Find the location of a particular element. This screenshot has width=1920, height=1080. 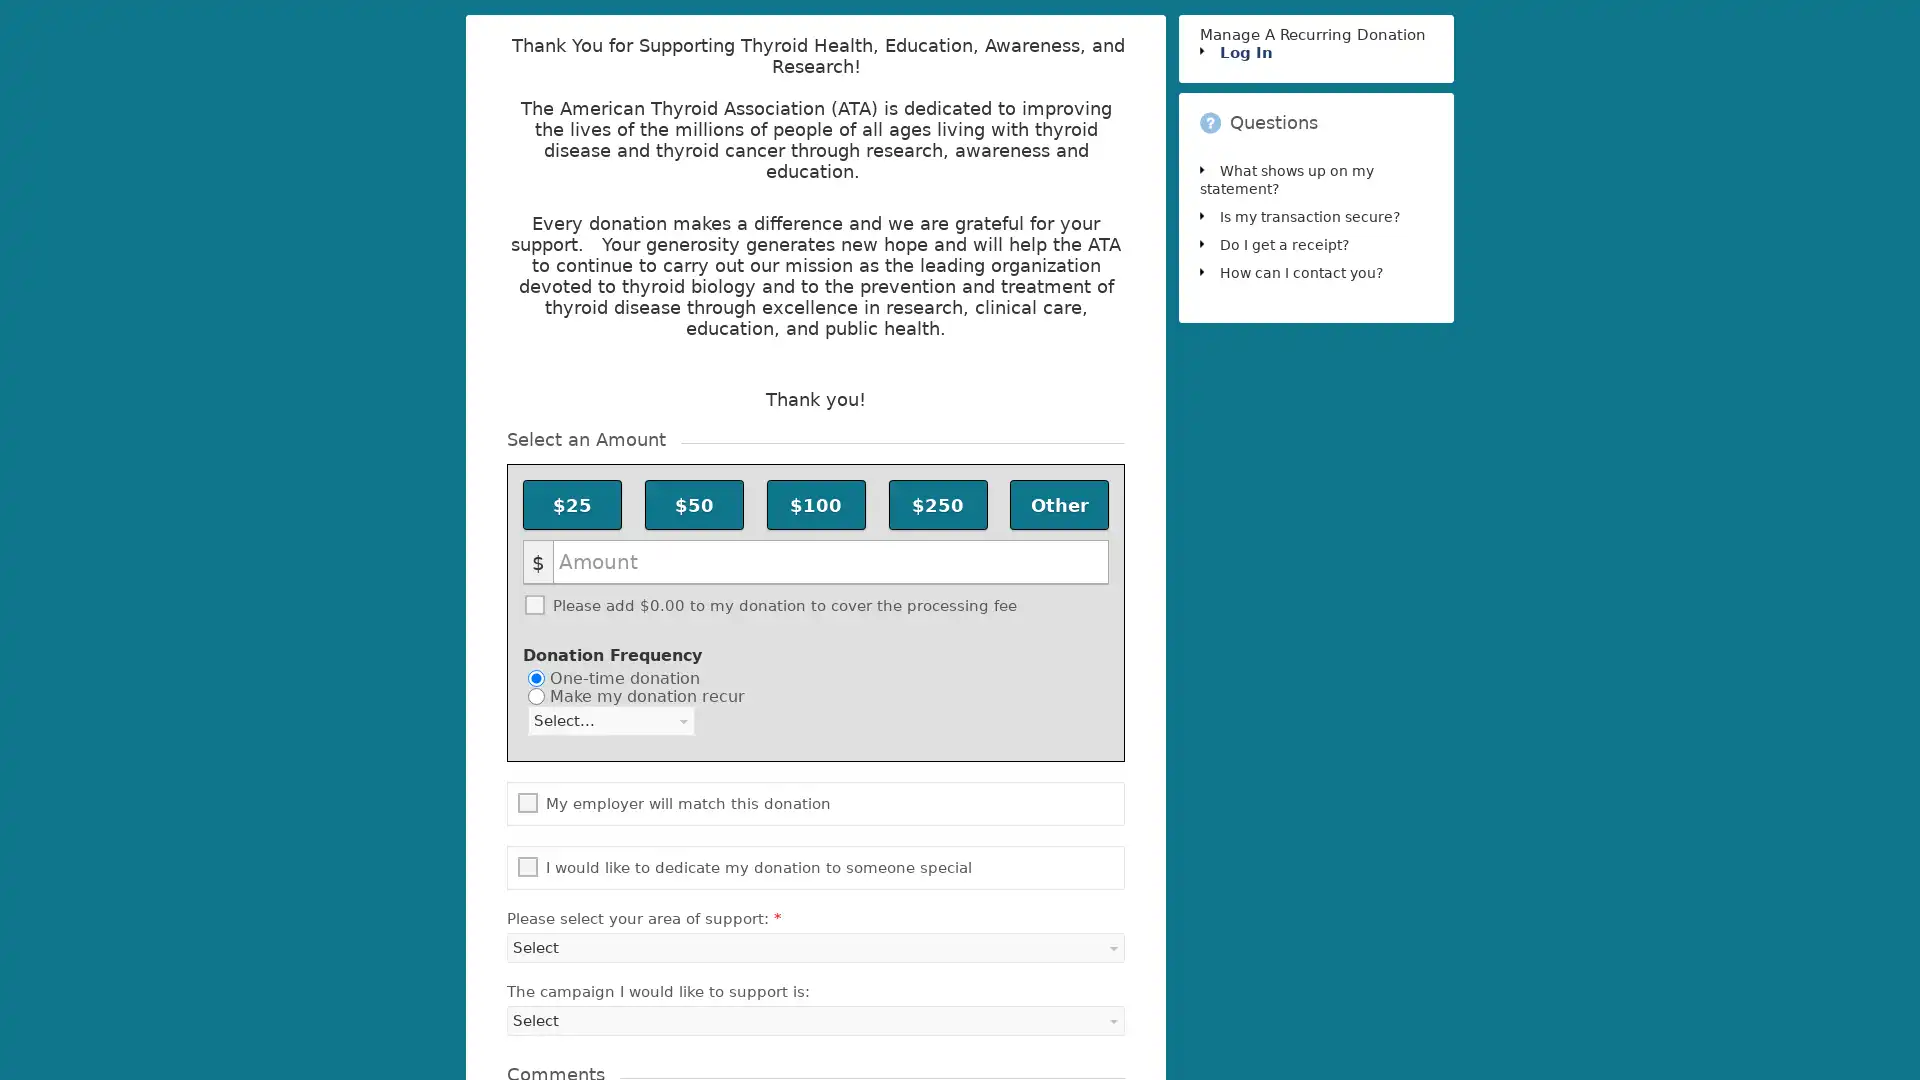

$100 is located at coordinates (815, 504).